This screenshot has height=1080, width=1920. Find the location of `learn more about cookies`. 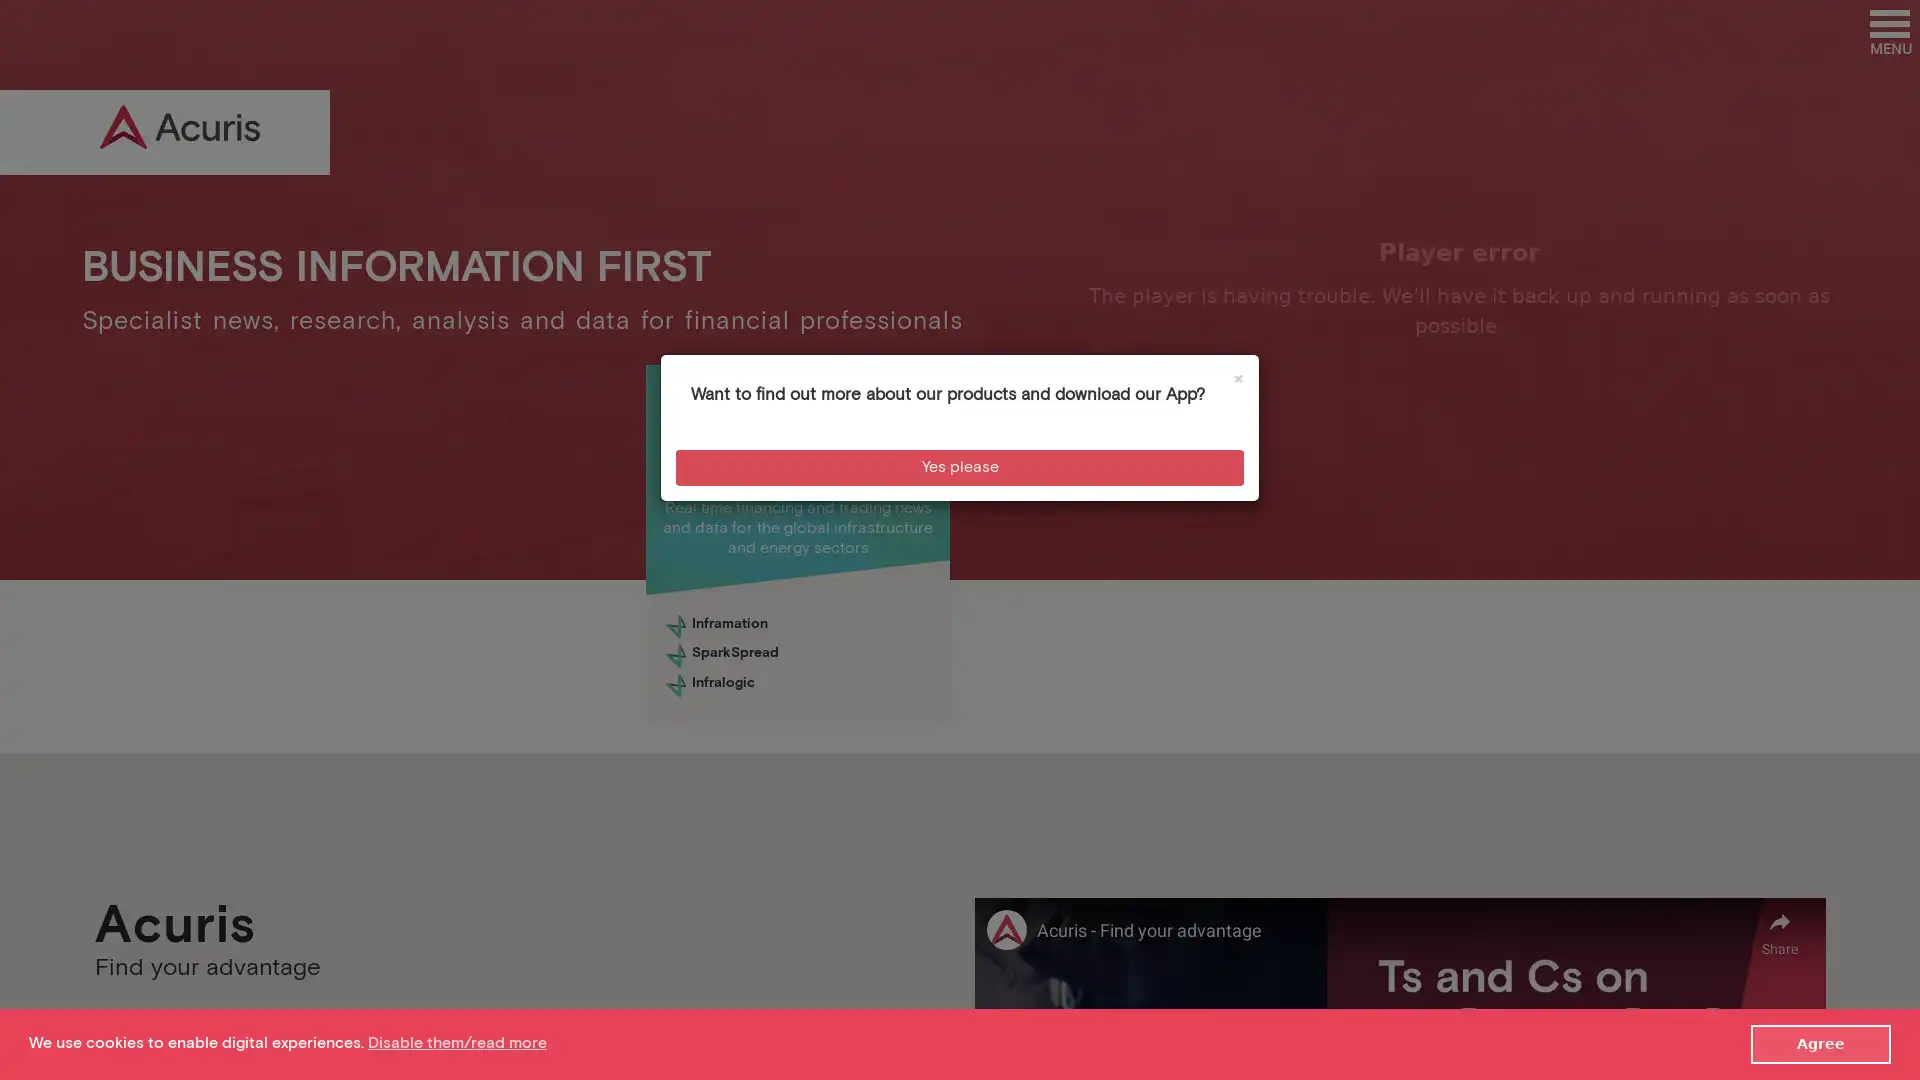

learn more about cookies is located at coordinates (455, 1042).